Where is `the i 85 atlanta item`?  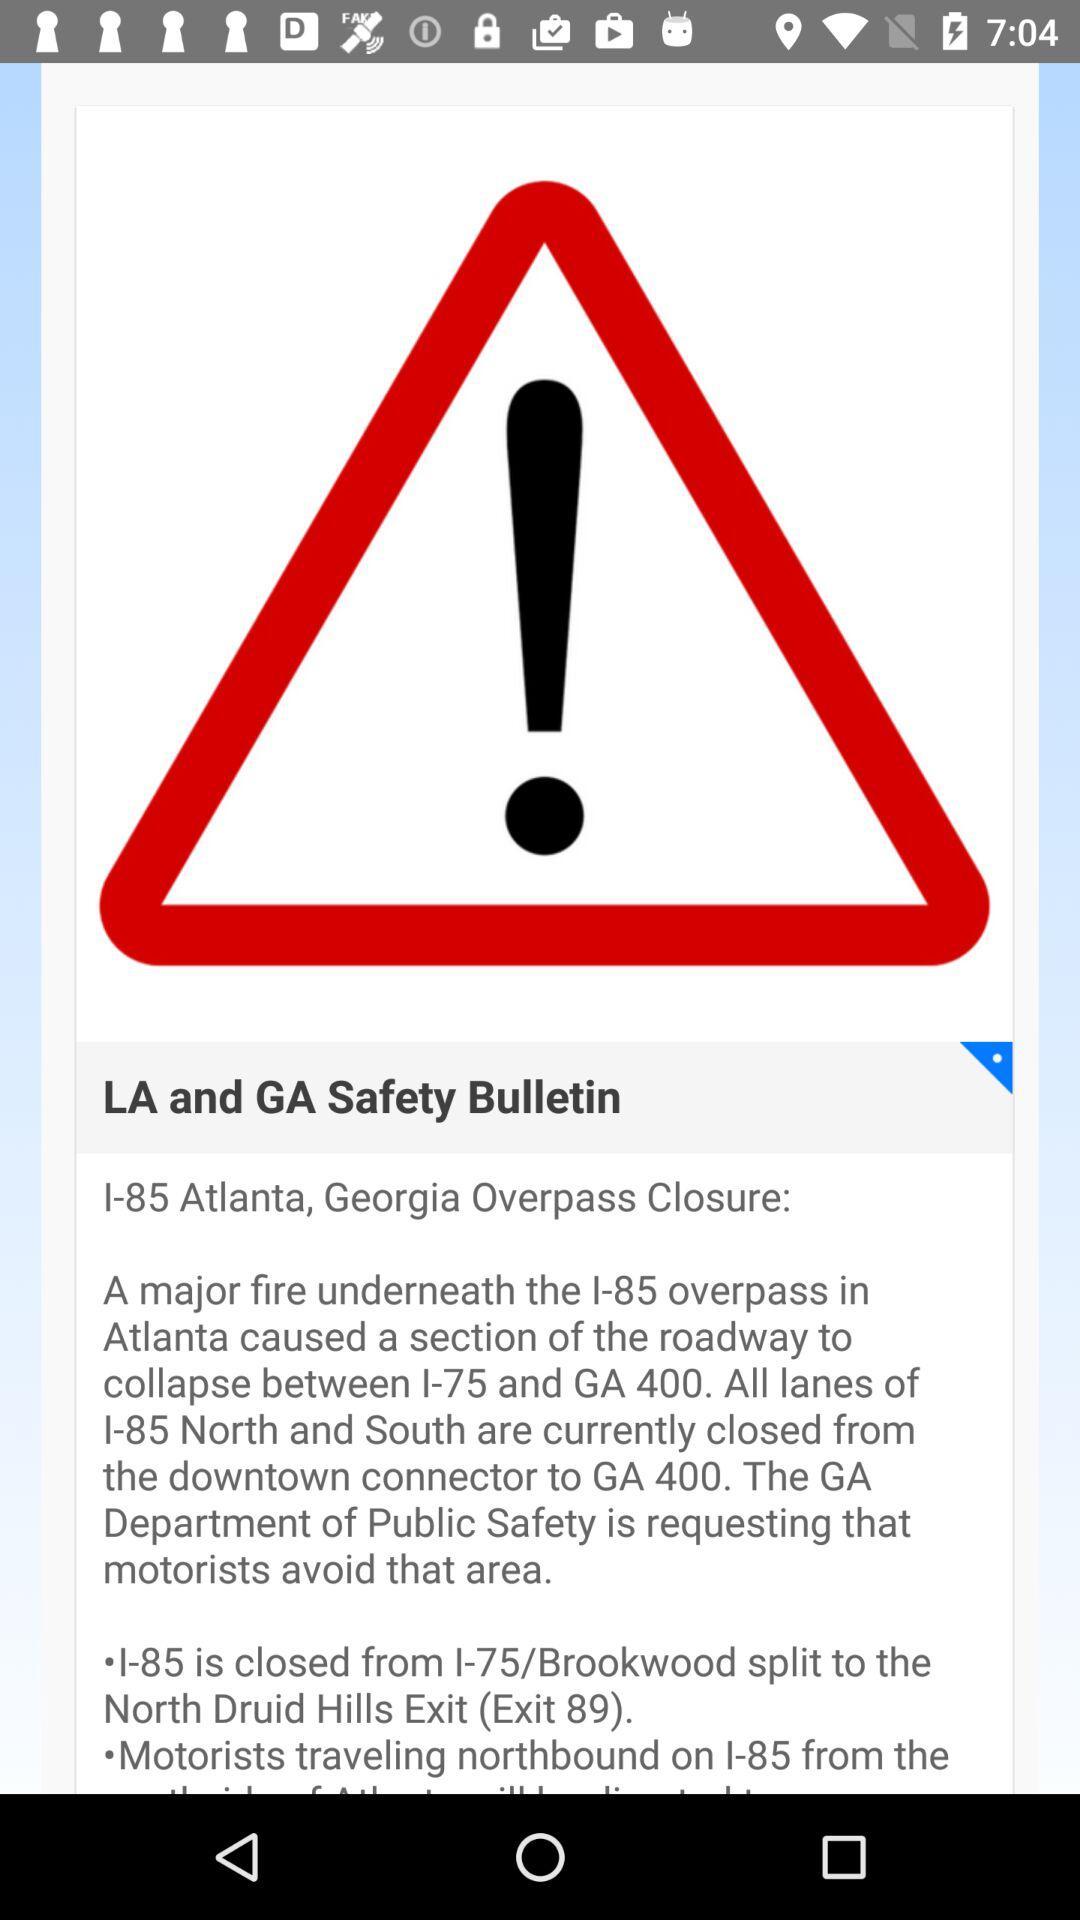 the i 85 atlanta item is located at coordinates (544, 1484).